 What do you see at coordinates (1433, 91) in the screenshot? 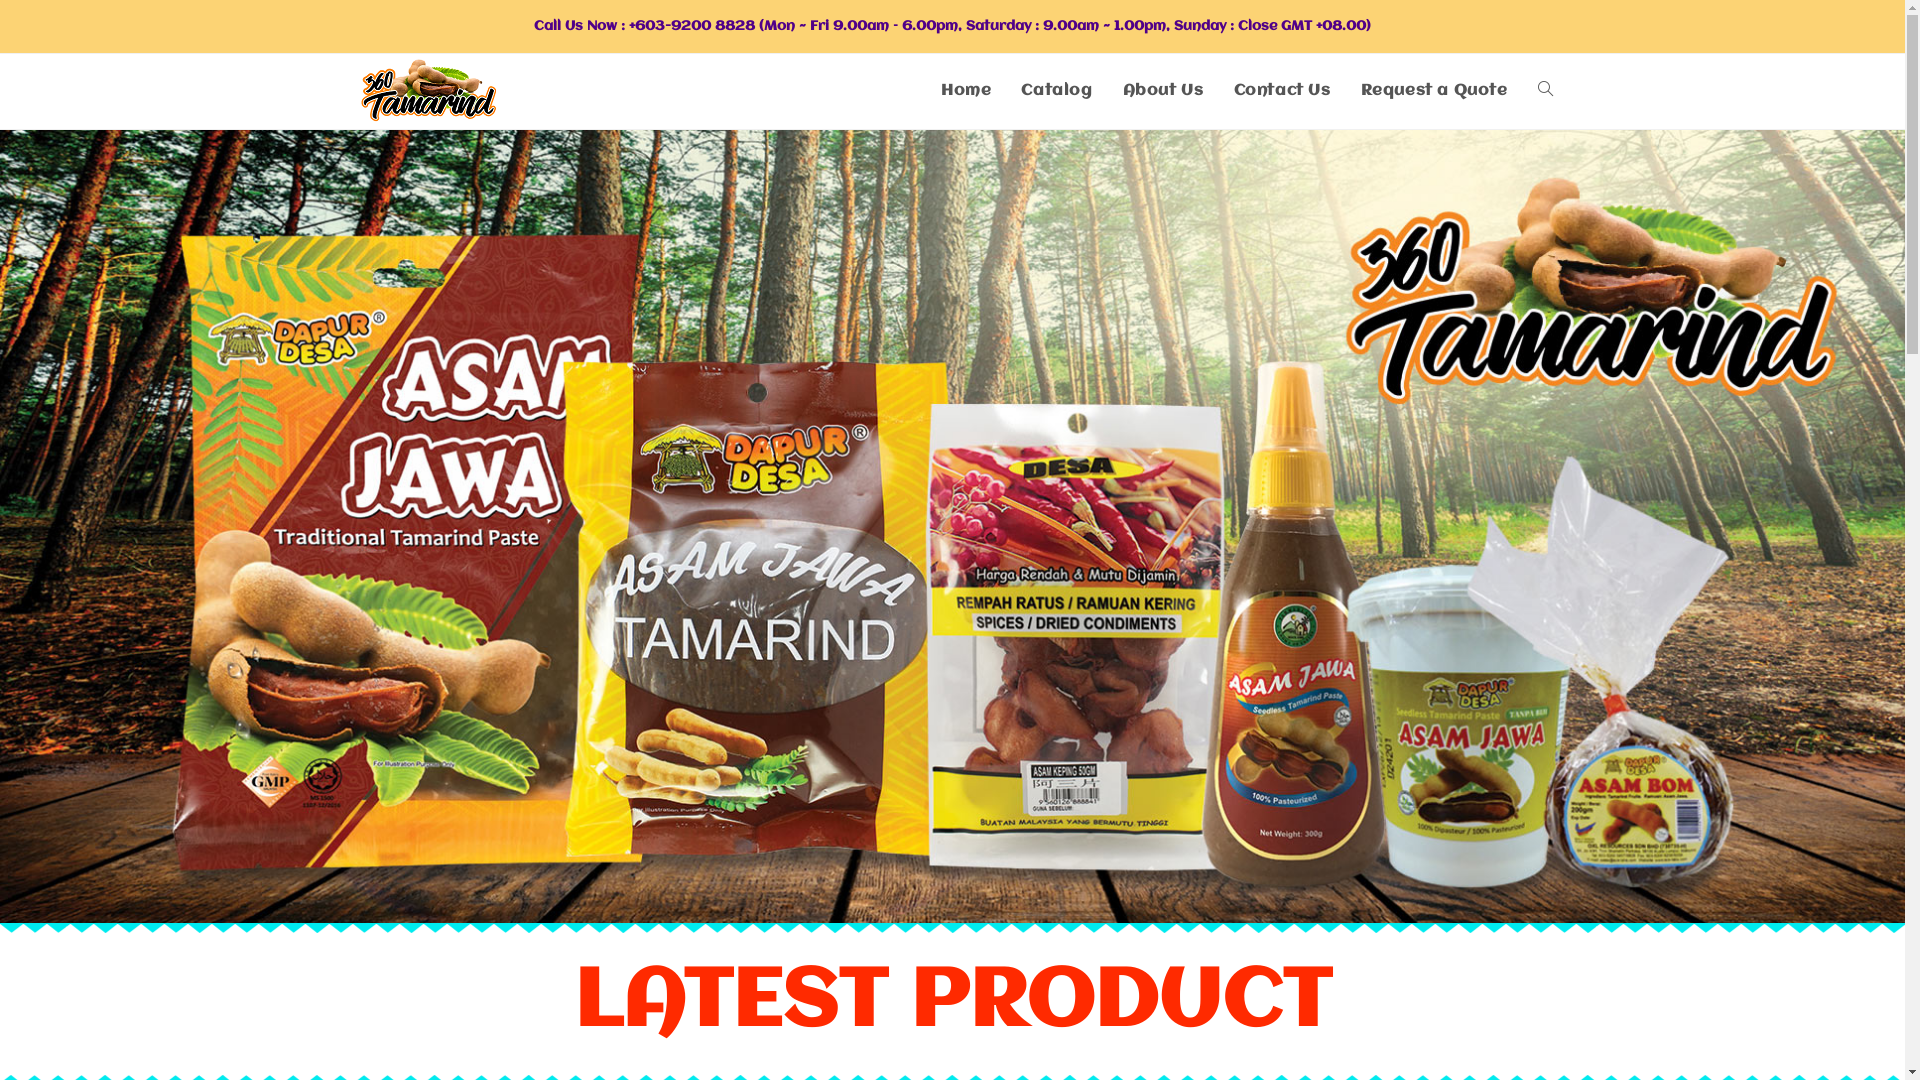
I see `'Request a Quote'` at bounding box center [1433, 91].